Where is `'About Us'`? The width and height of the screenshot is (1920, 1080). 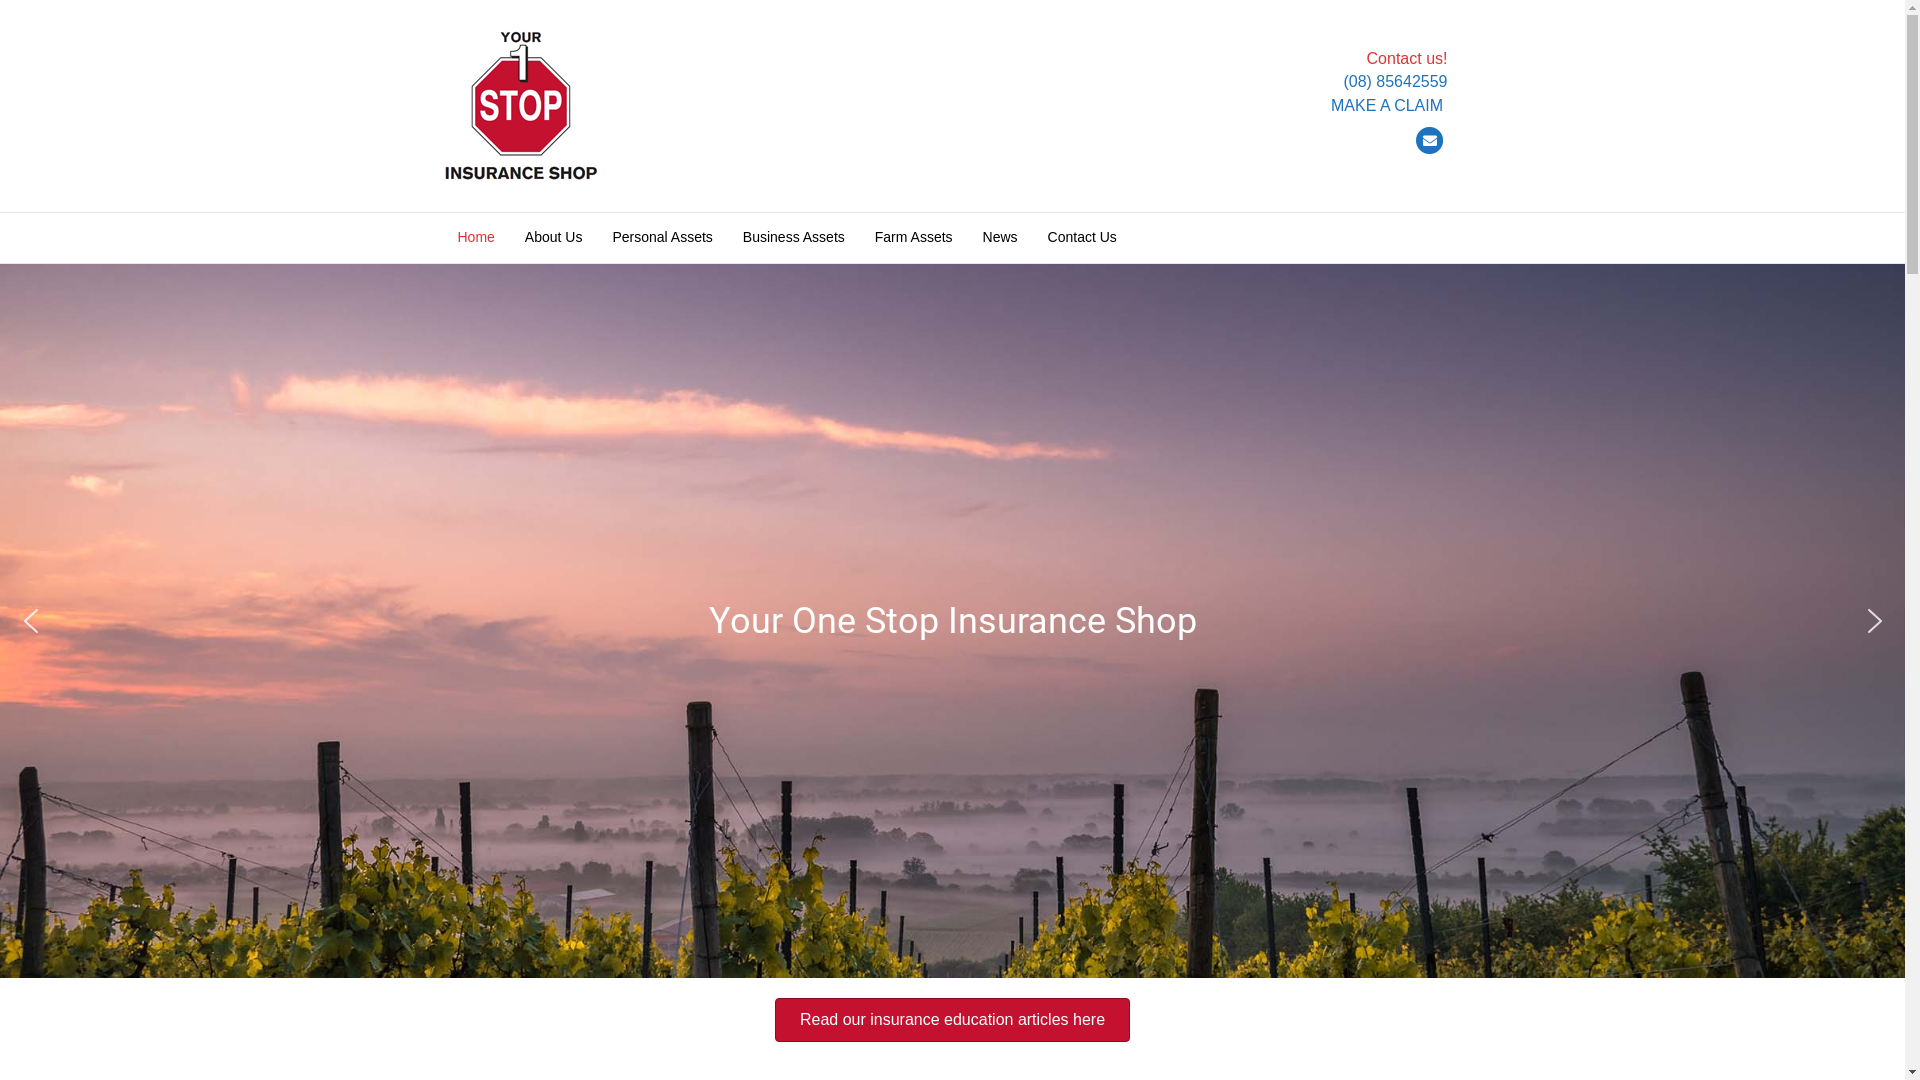 'About Us' is located at coordinates (553, 237).